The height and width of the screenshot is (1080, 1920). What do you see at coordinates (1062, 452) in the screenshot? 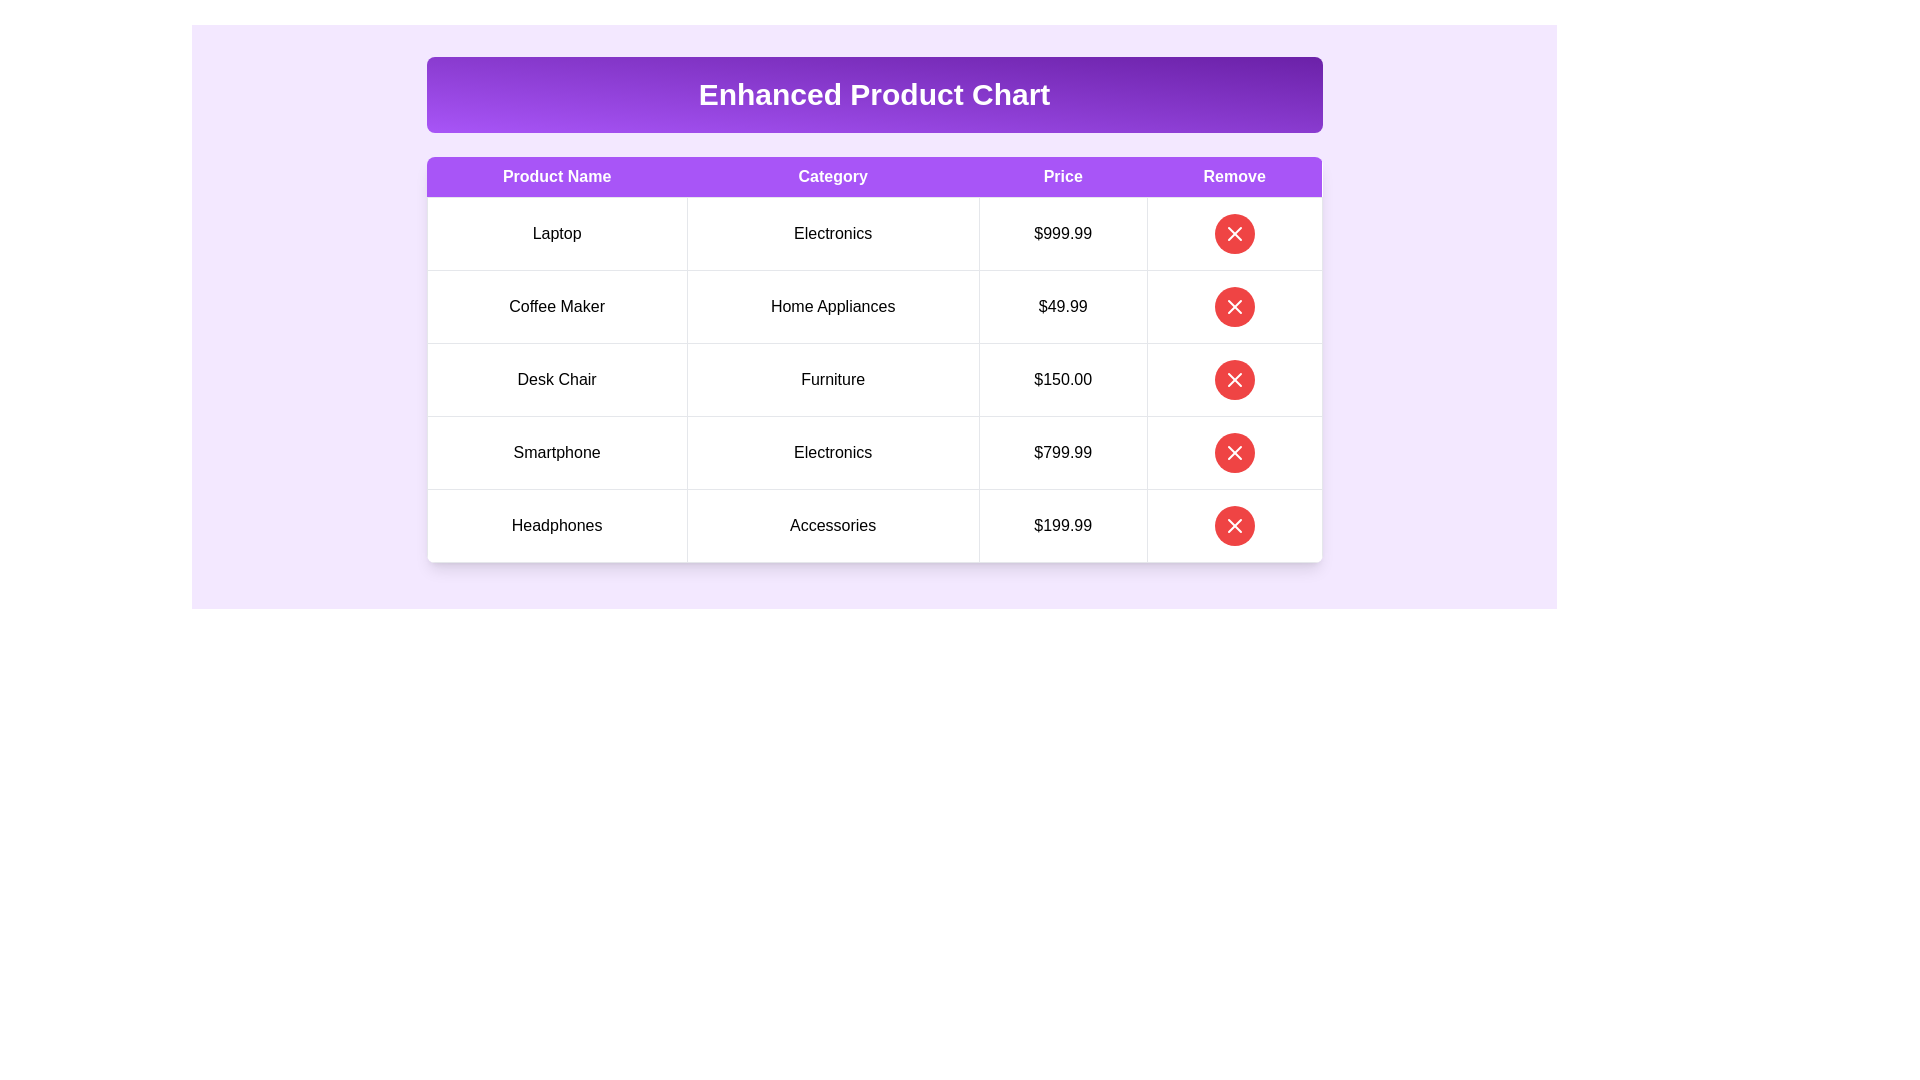
I see `the price text element in the fourth row of the product chart, located under the 'Price' column, which displays the price of the Smartphone product` at bounding box center [1062, 452].